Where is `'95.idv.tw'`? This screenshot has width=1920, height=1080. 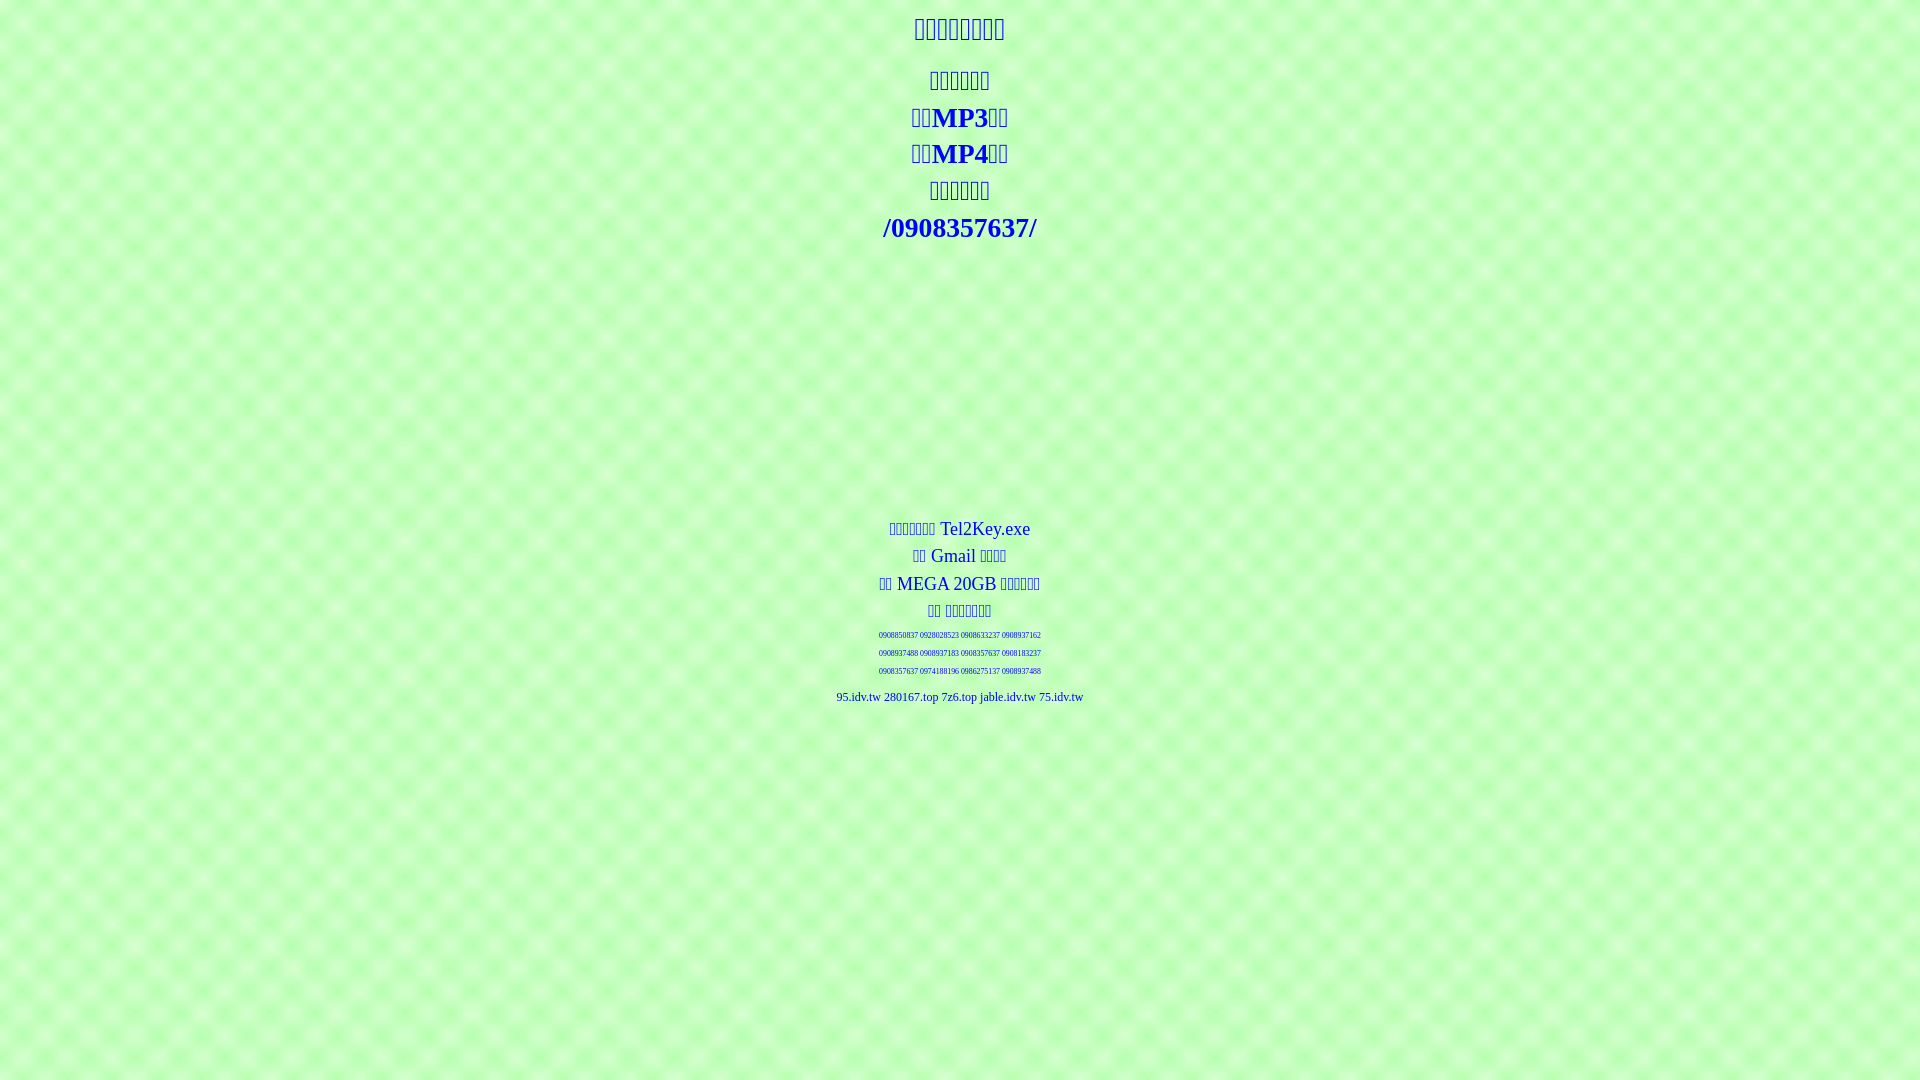 '95.idv.tw' is located at coordinates (858, 696).